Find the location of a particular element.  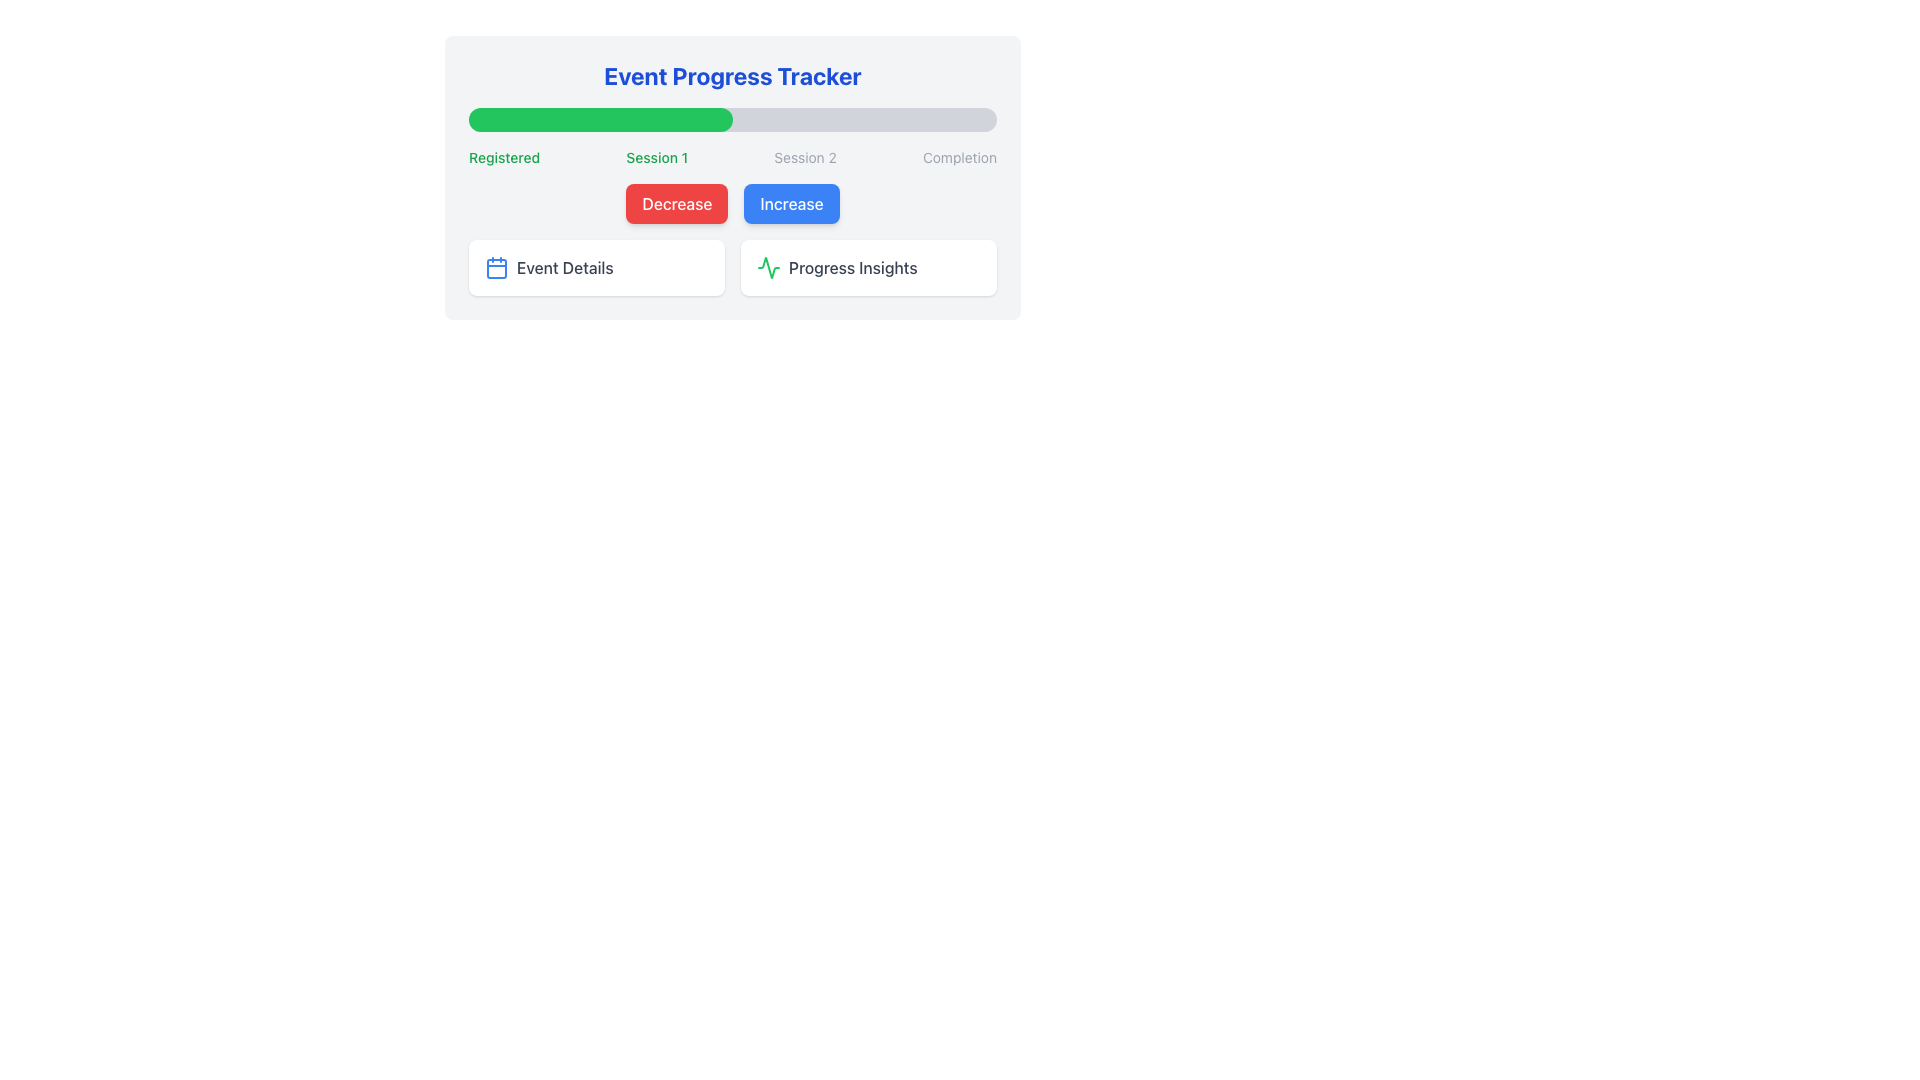

the second button located to the right of the red 'Decrease' button is located at coordinates (791, 204).